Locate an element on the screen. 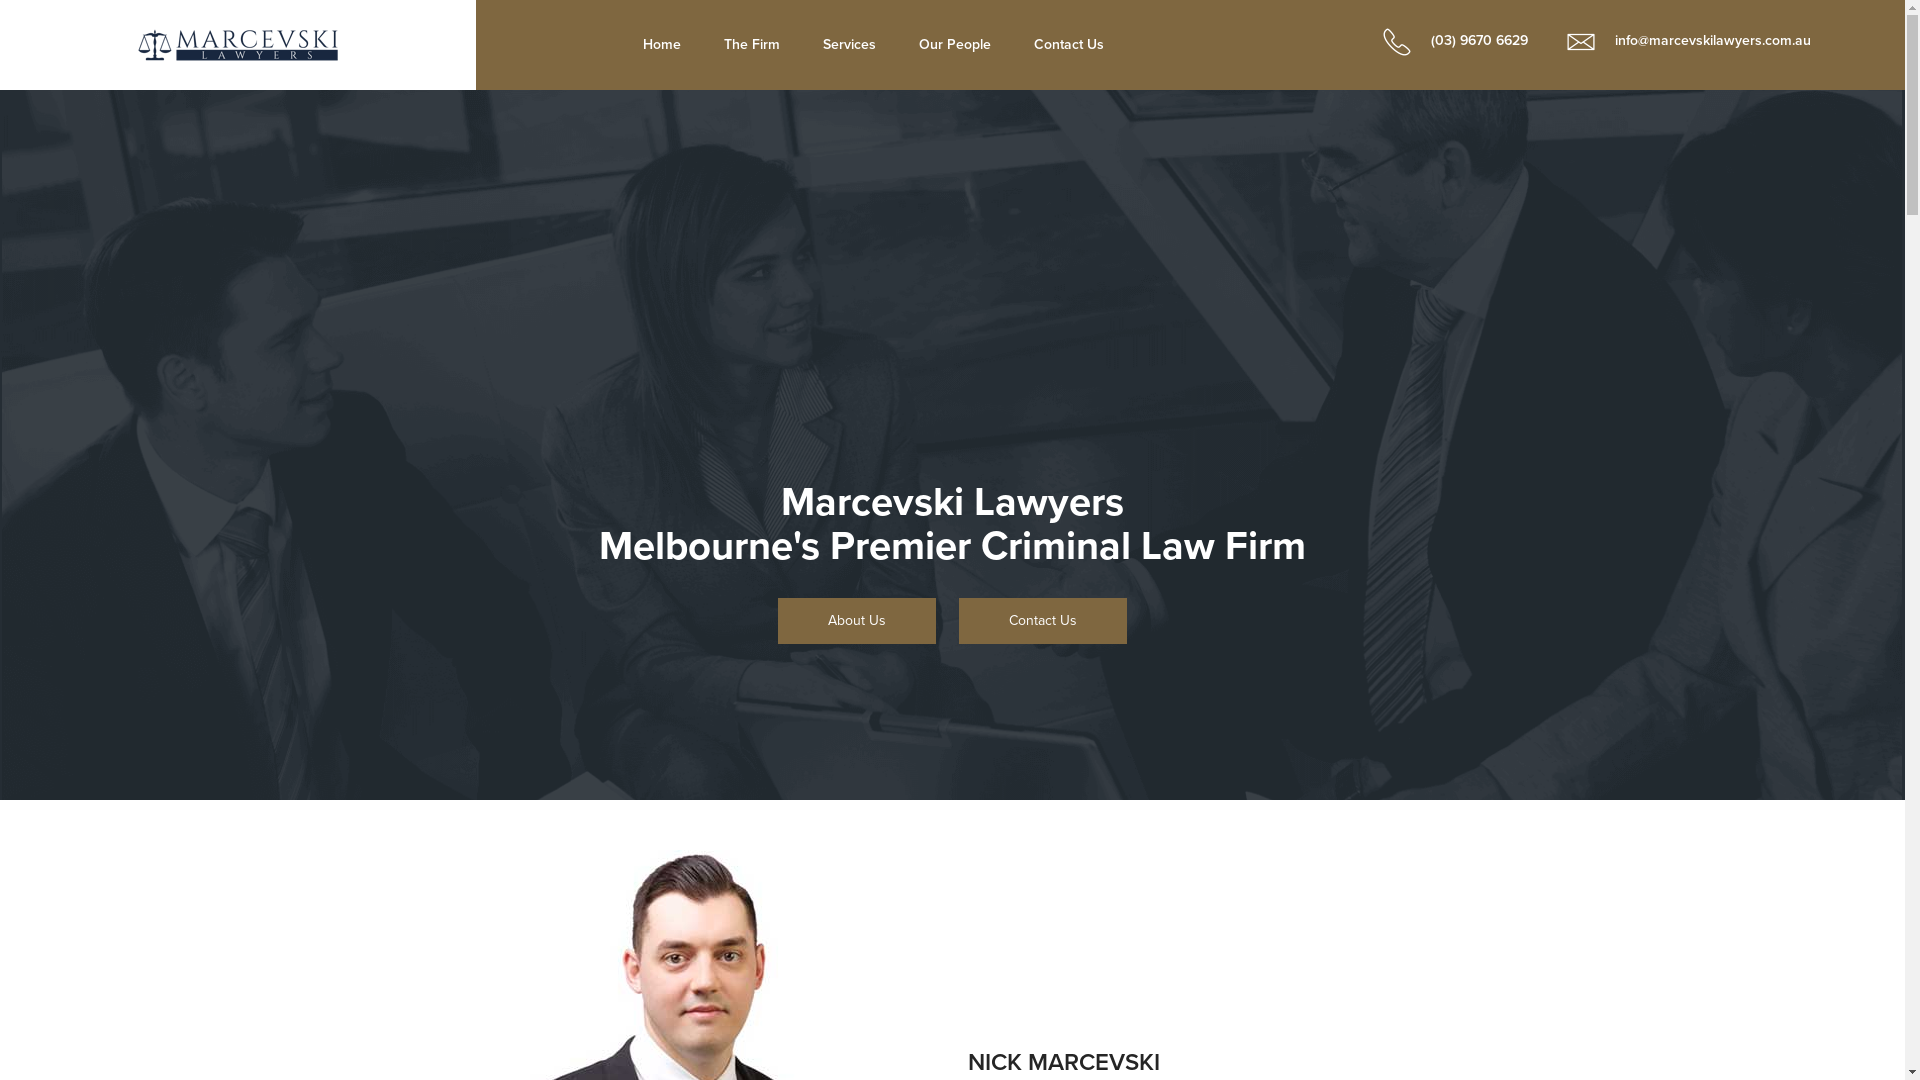 The width and height of the screenshot is (1920, 1080). 'Our People' is located at coordinates (954, 45).